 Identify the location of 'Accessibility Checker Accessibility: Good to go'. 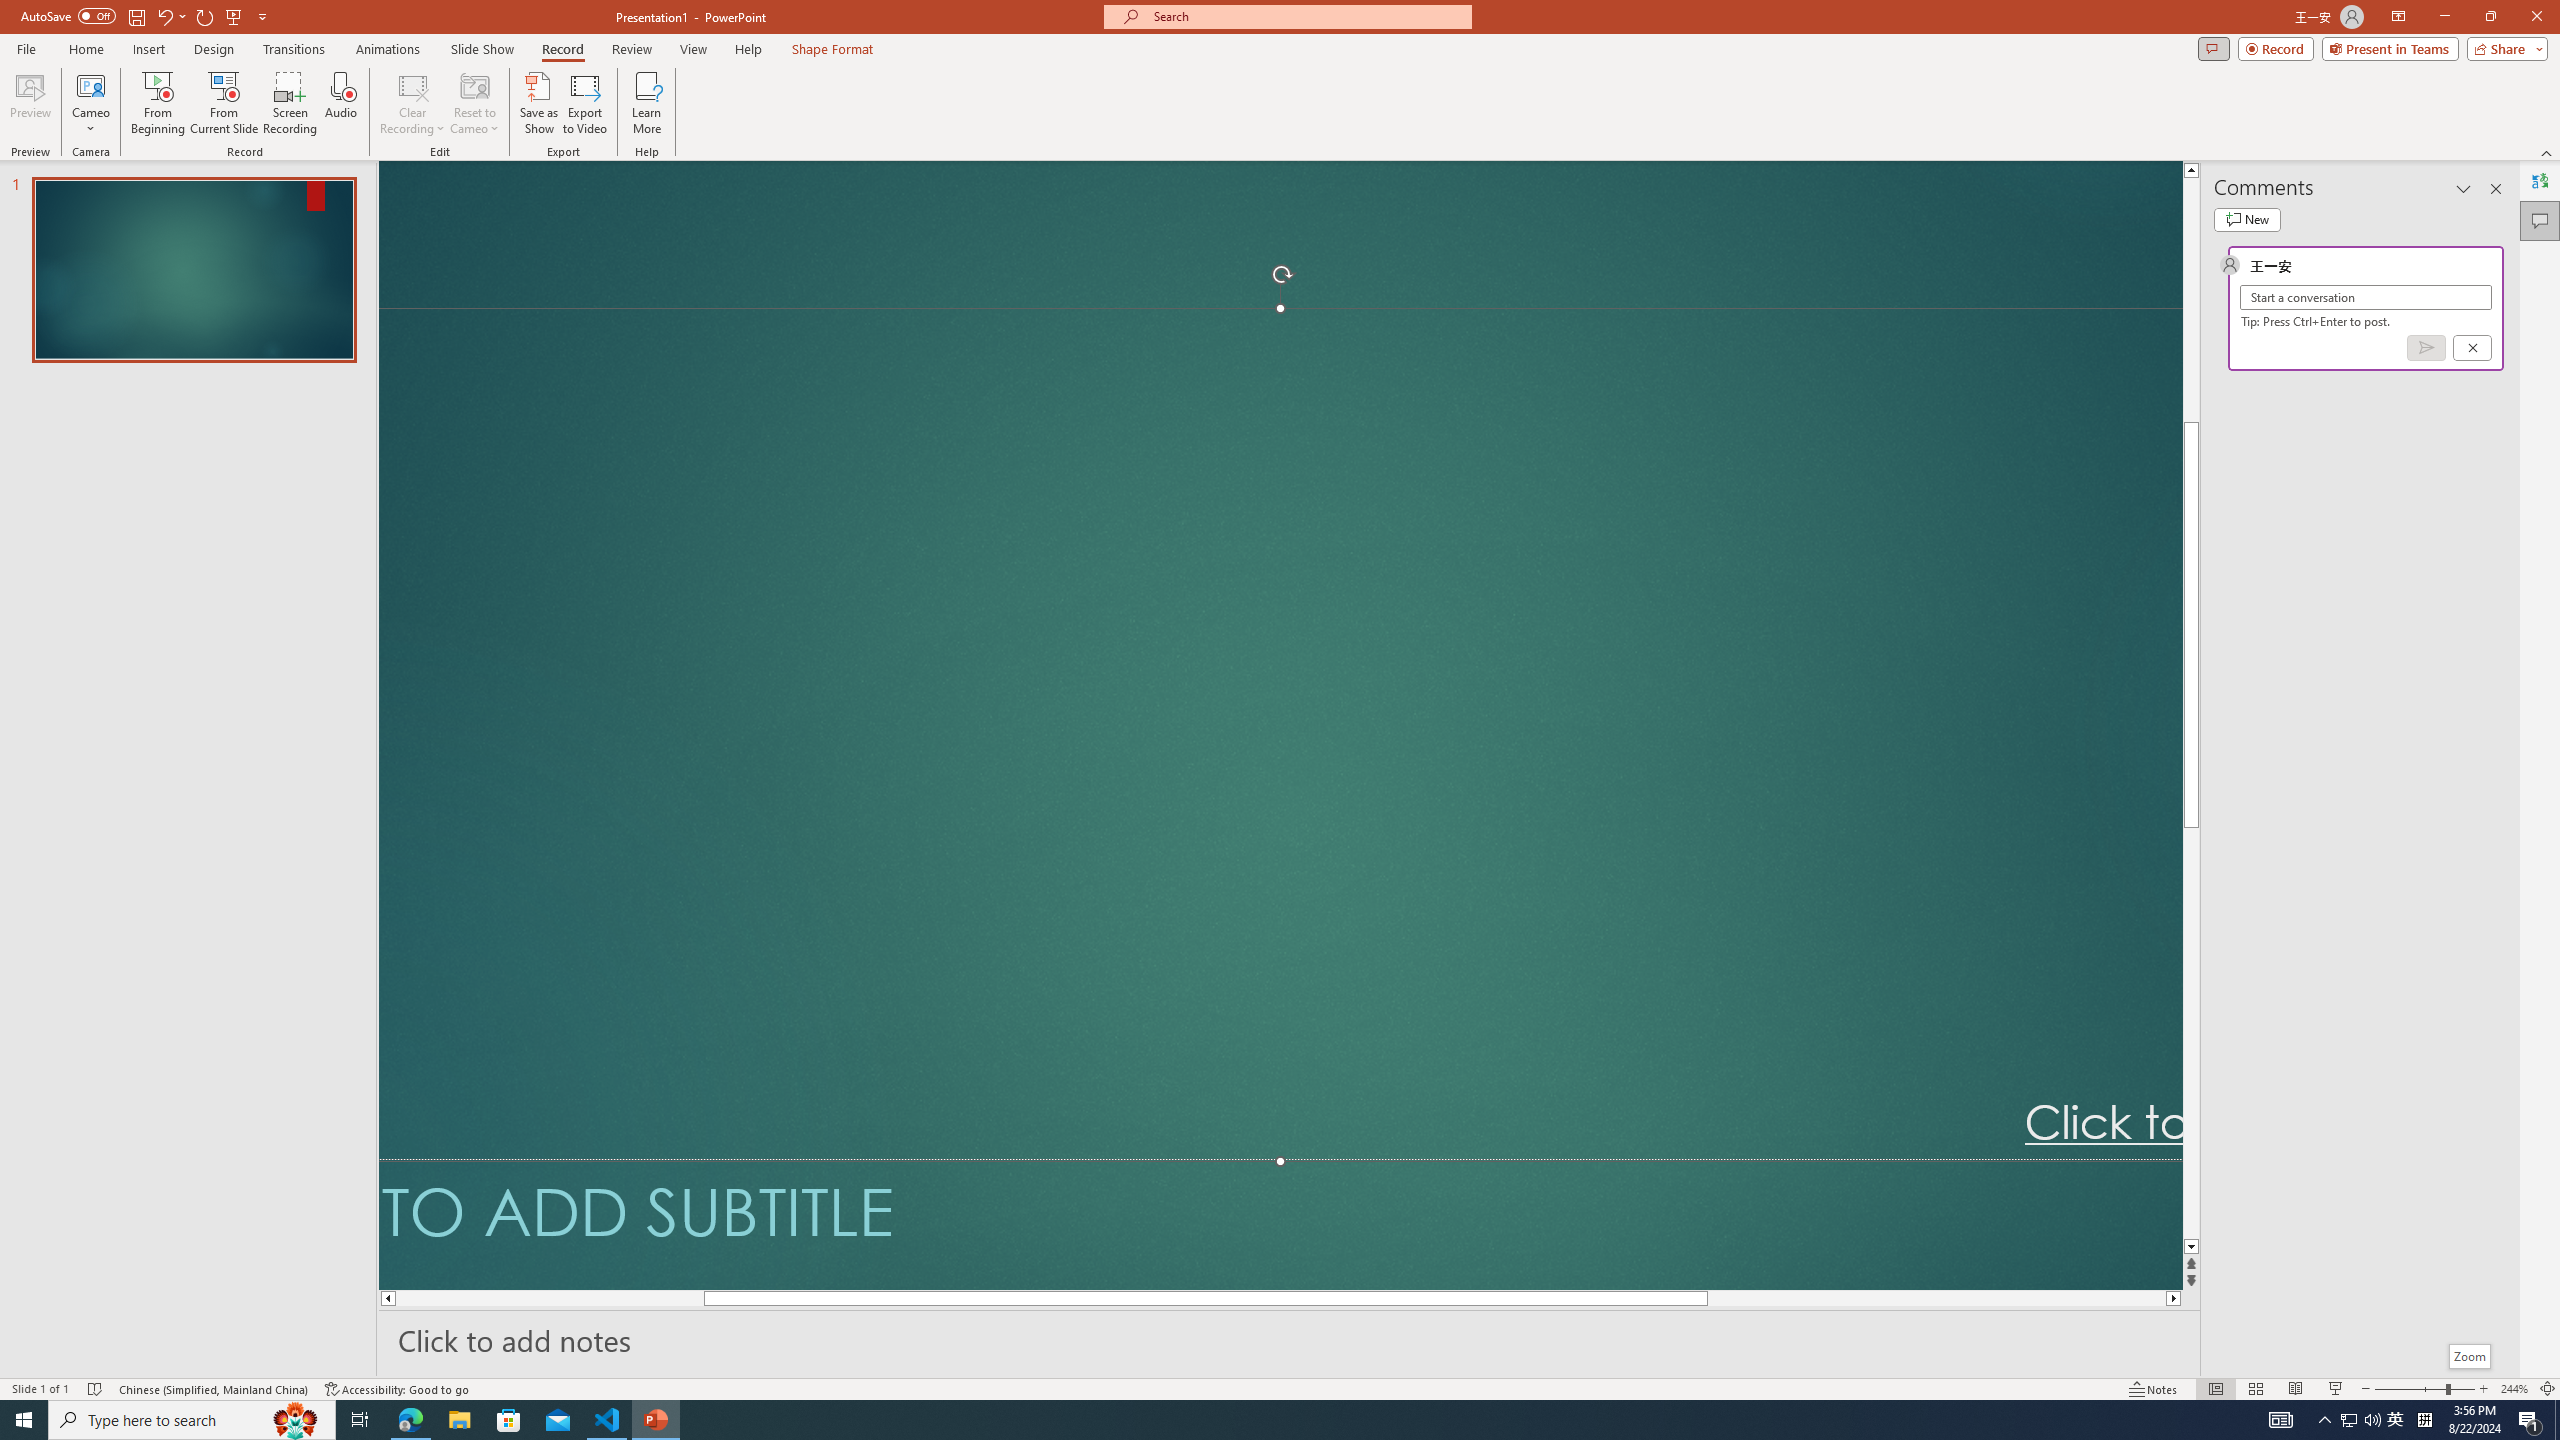
(398, 1389).